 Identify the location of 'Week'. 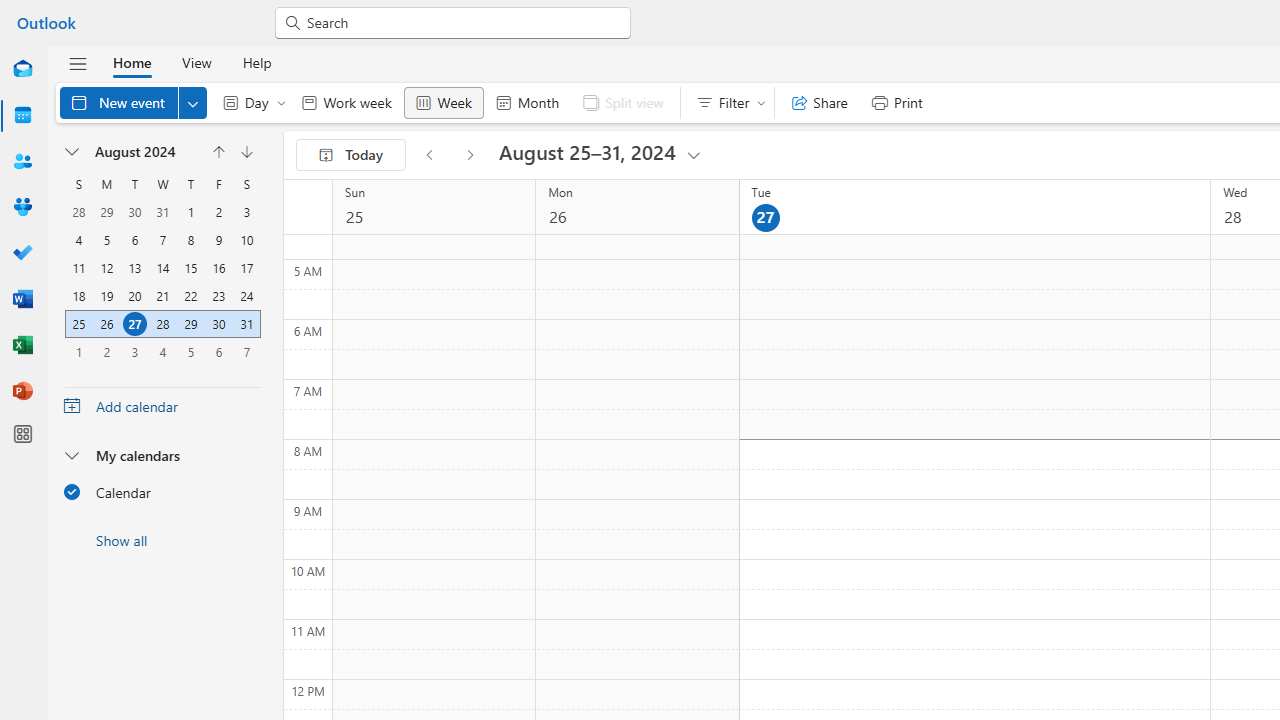
(442, 102).